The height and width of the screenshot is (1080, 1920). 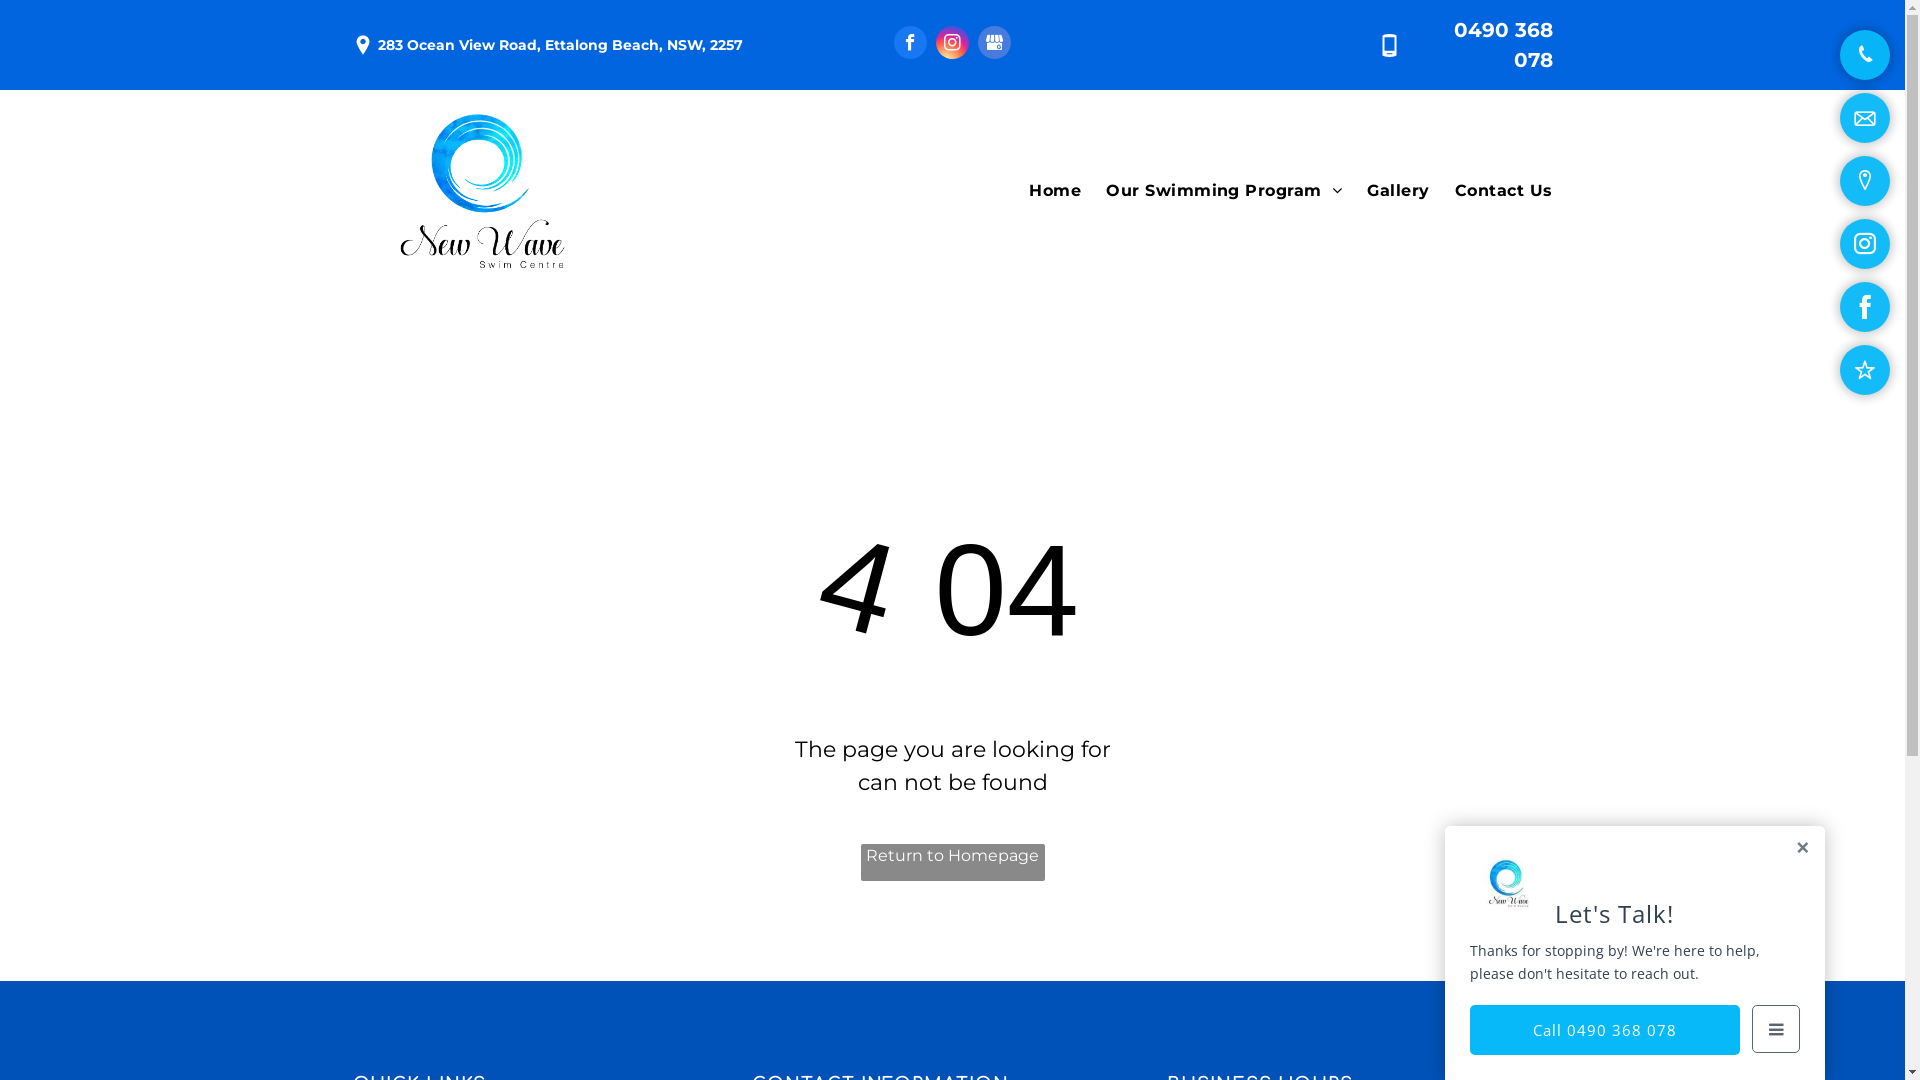 What do you see at coordinates (1210, 191) in the screenshot?
I see `'Our Swimming Program'` at bounding box center [1210, 191].